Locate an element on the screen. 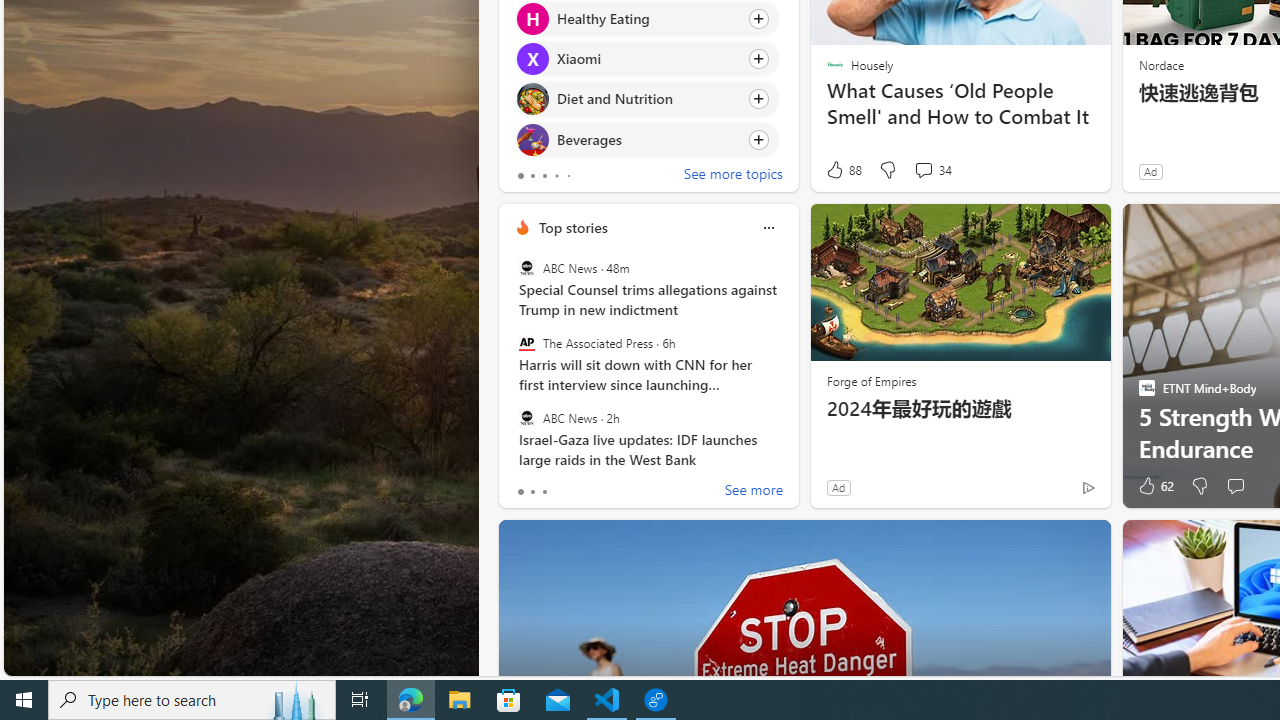 The width and height of the screenshot is (1280, 720). 'Click to follow topic Beverages' is located at coordinates (647, 138).